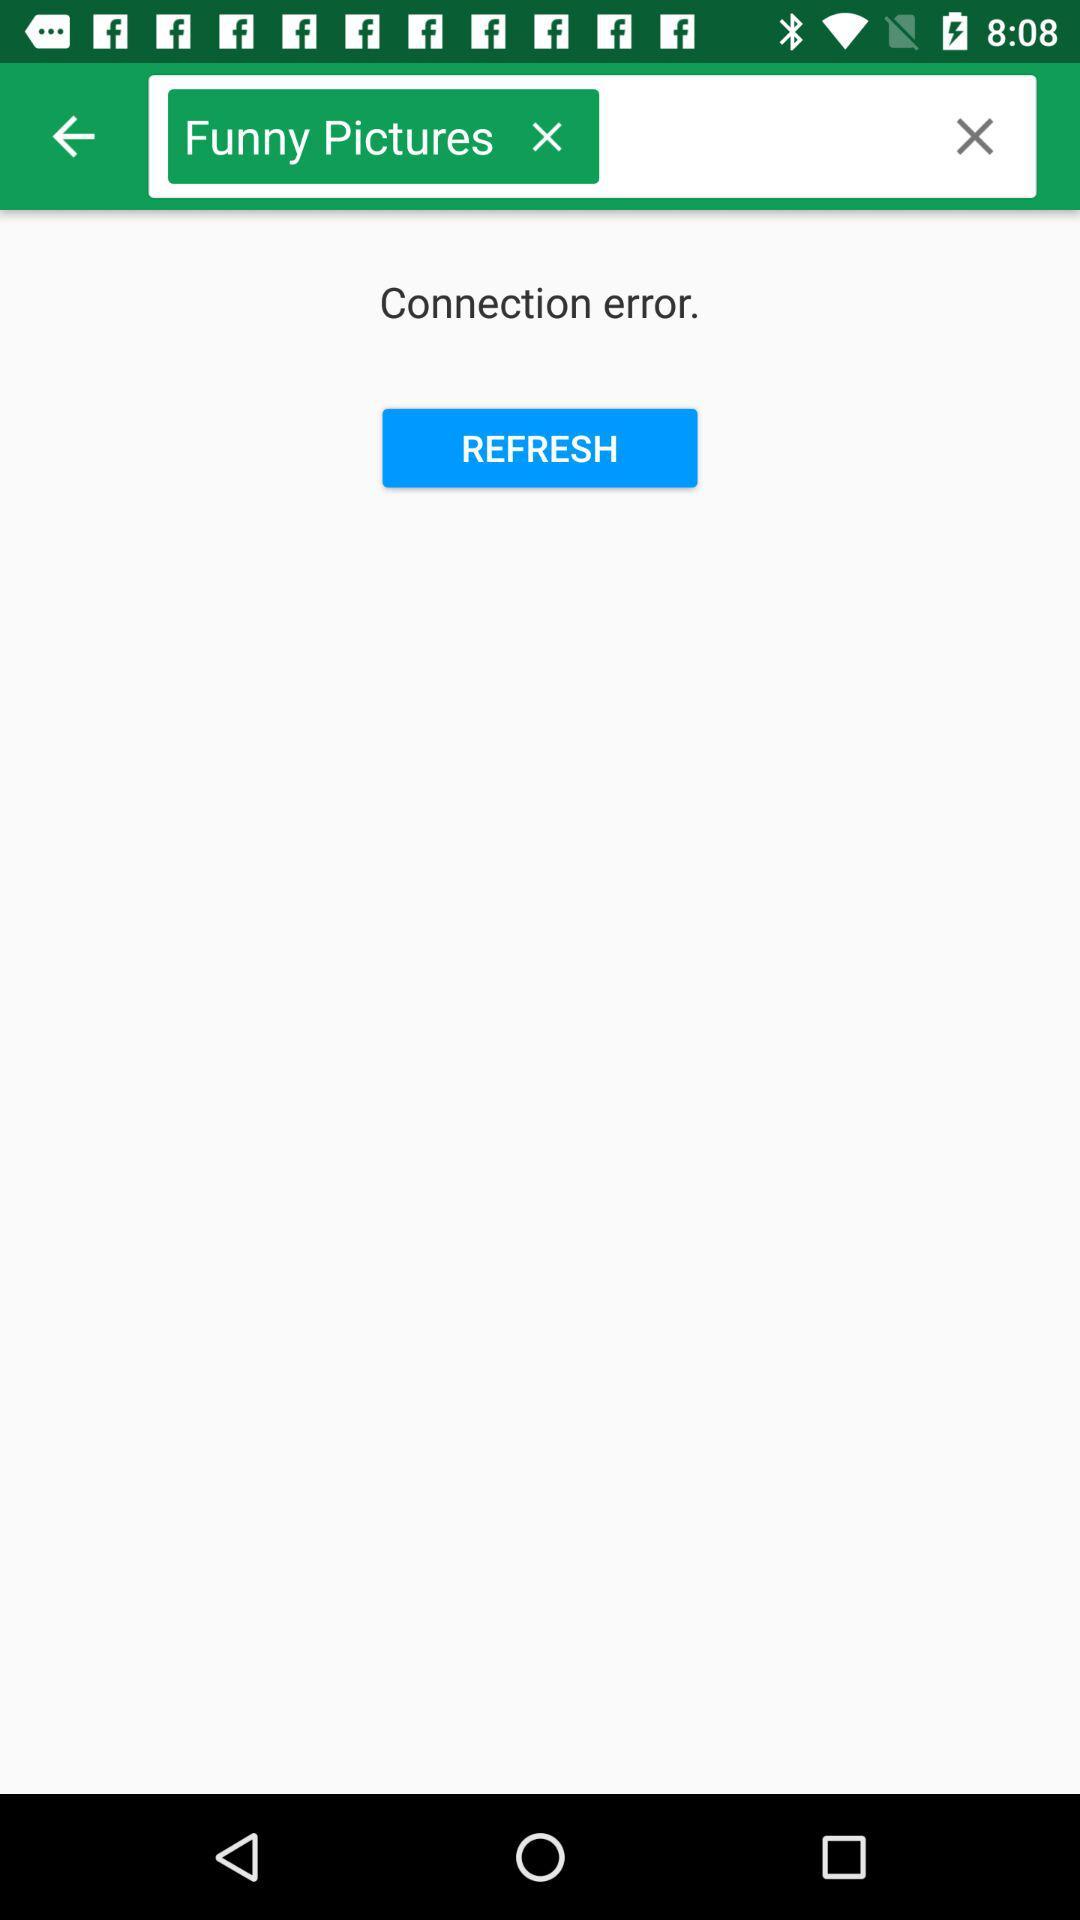  Describe the element at coordinates (546, 135) in the screenshot. I see `this option` at that location.